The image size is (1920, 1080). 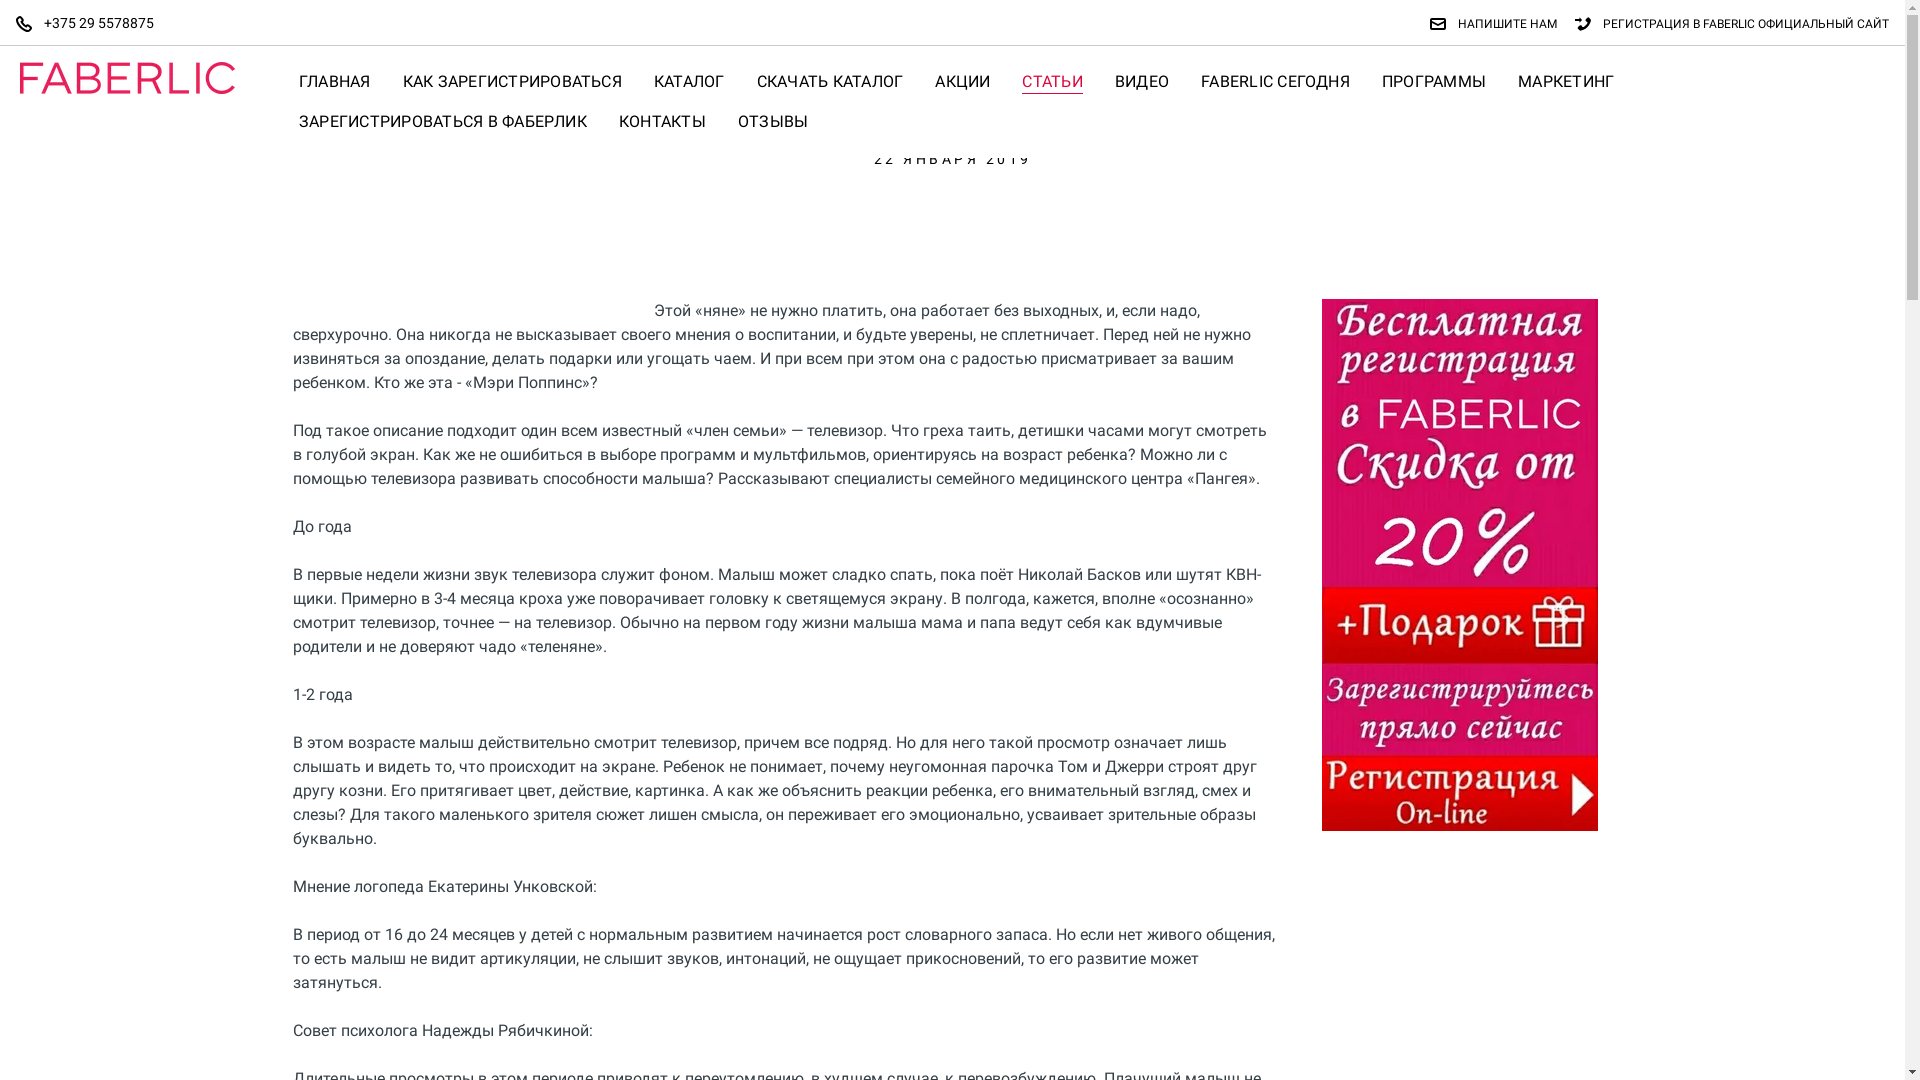 What do you see at coordinates (91, 23) in the screenshot?
I see `'+375 29 5578875'` at bounding box center [91, 23].